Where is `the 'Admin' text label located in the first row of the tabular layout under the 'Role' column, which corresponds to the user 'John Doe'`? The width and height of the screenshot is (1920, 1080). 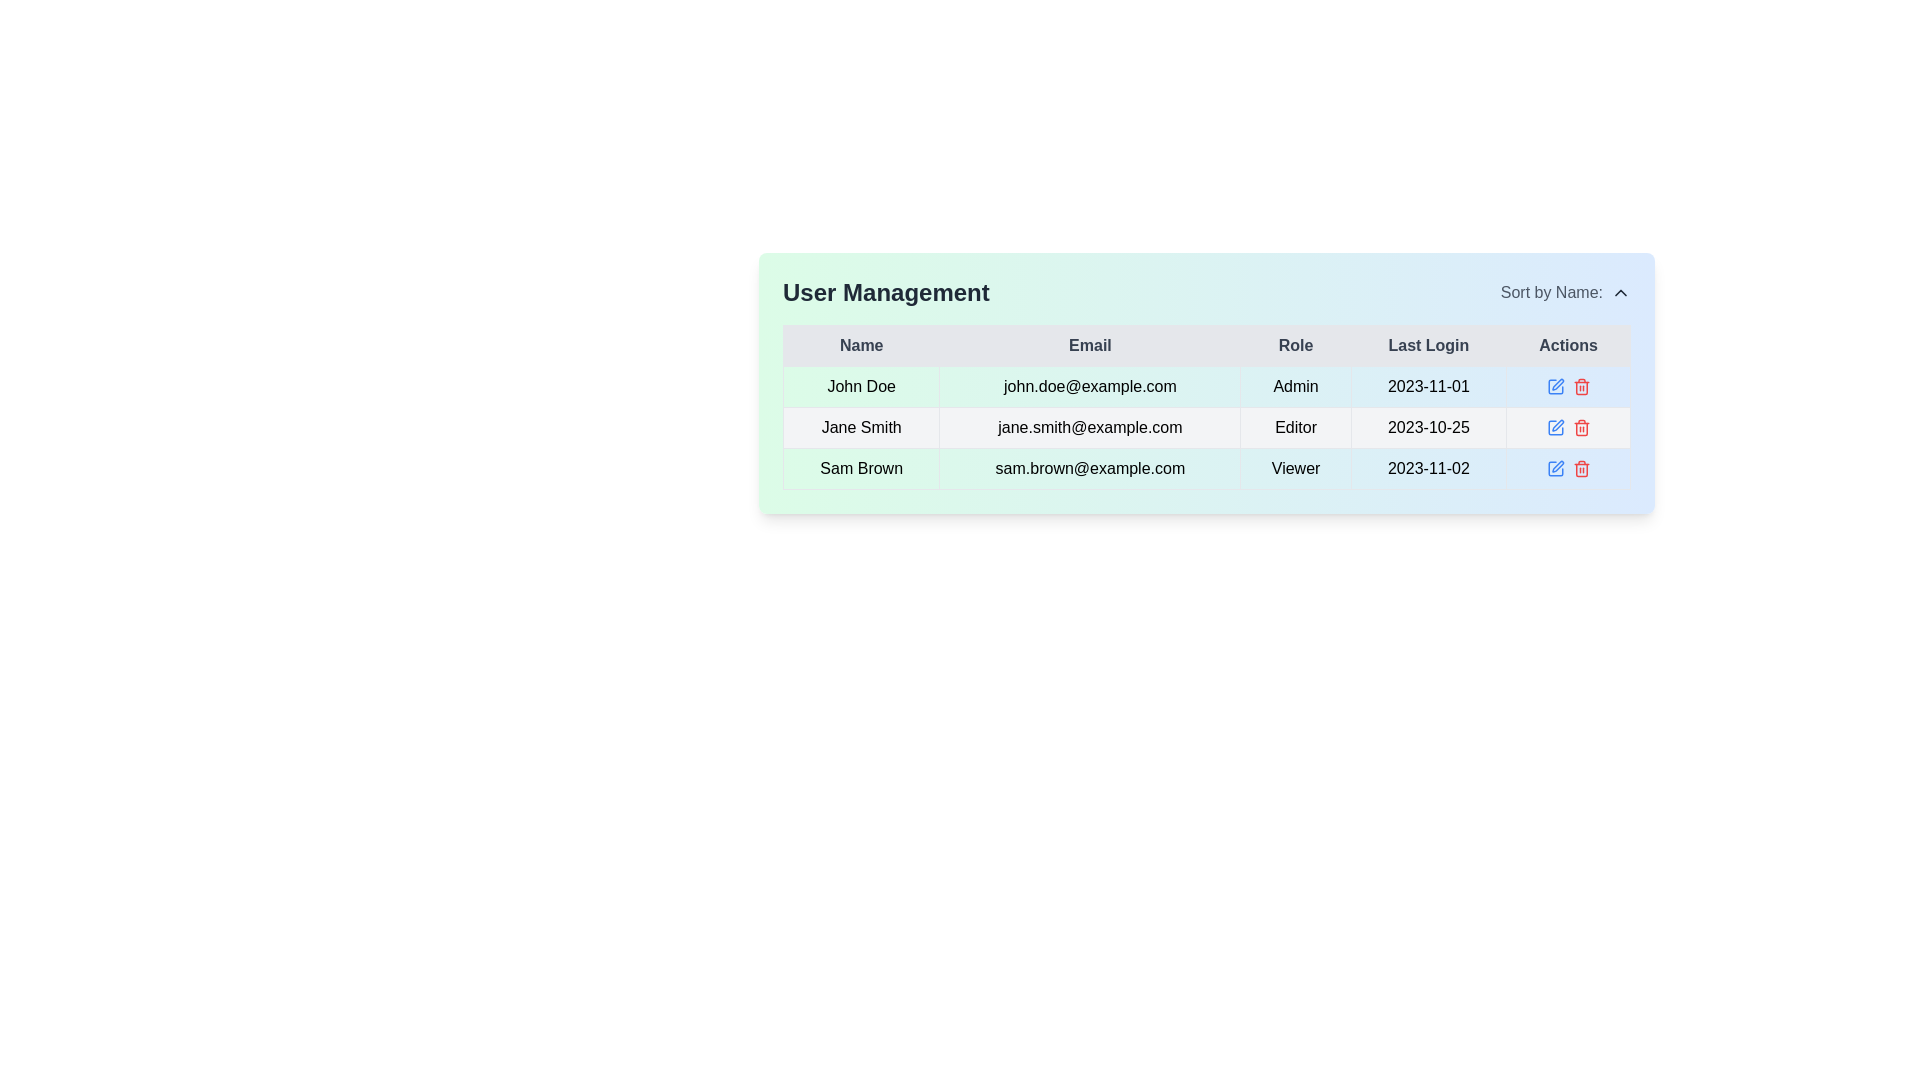 the 'Admin' text label located in the first row of the tabular layout under the 'Role' column, which corresponds to the user 'John Doe' is located at coordinates (1296, 386).